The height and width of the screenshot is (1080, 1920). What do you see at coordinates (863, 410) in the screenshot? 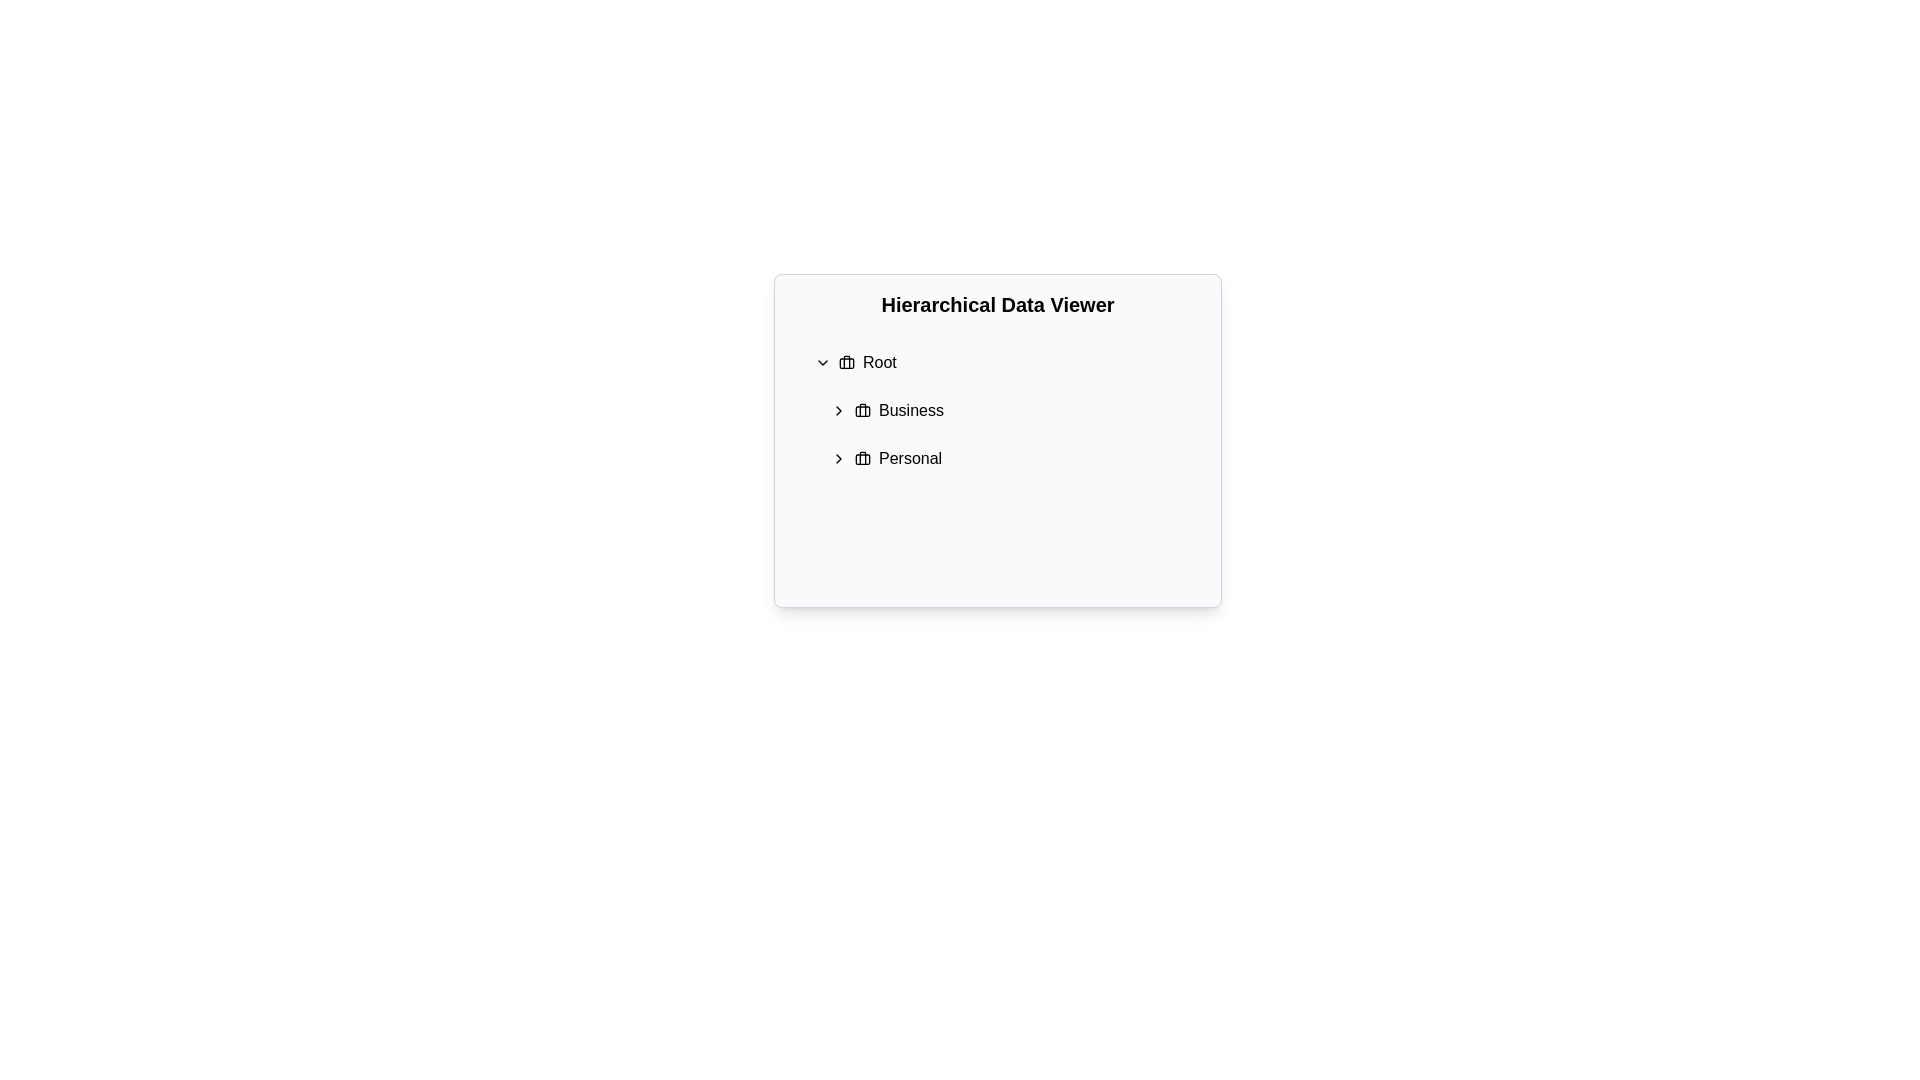
I see `the decorative part of the briefcase icon located in the 'Hierarchical Data Viewer' under the 'Root' hierarchy` at bounding box center [863, 410].